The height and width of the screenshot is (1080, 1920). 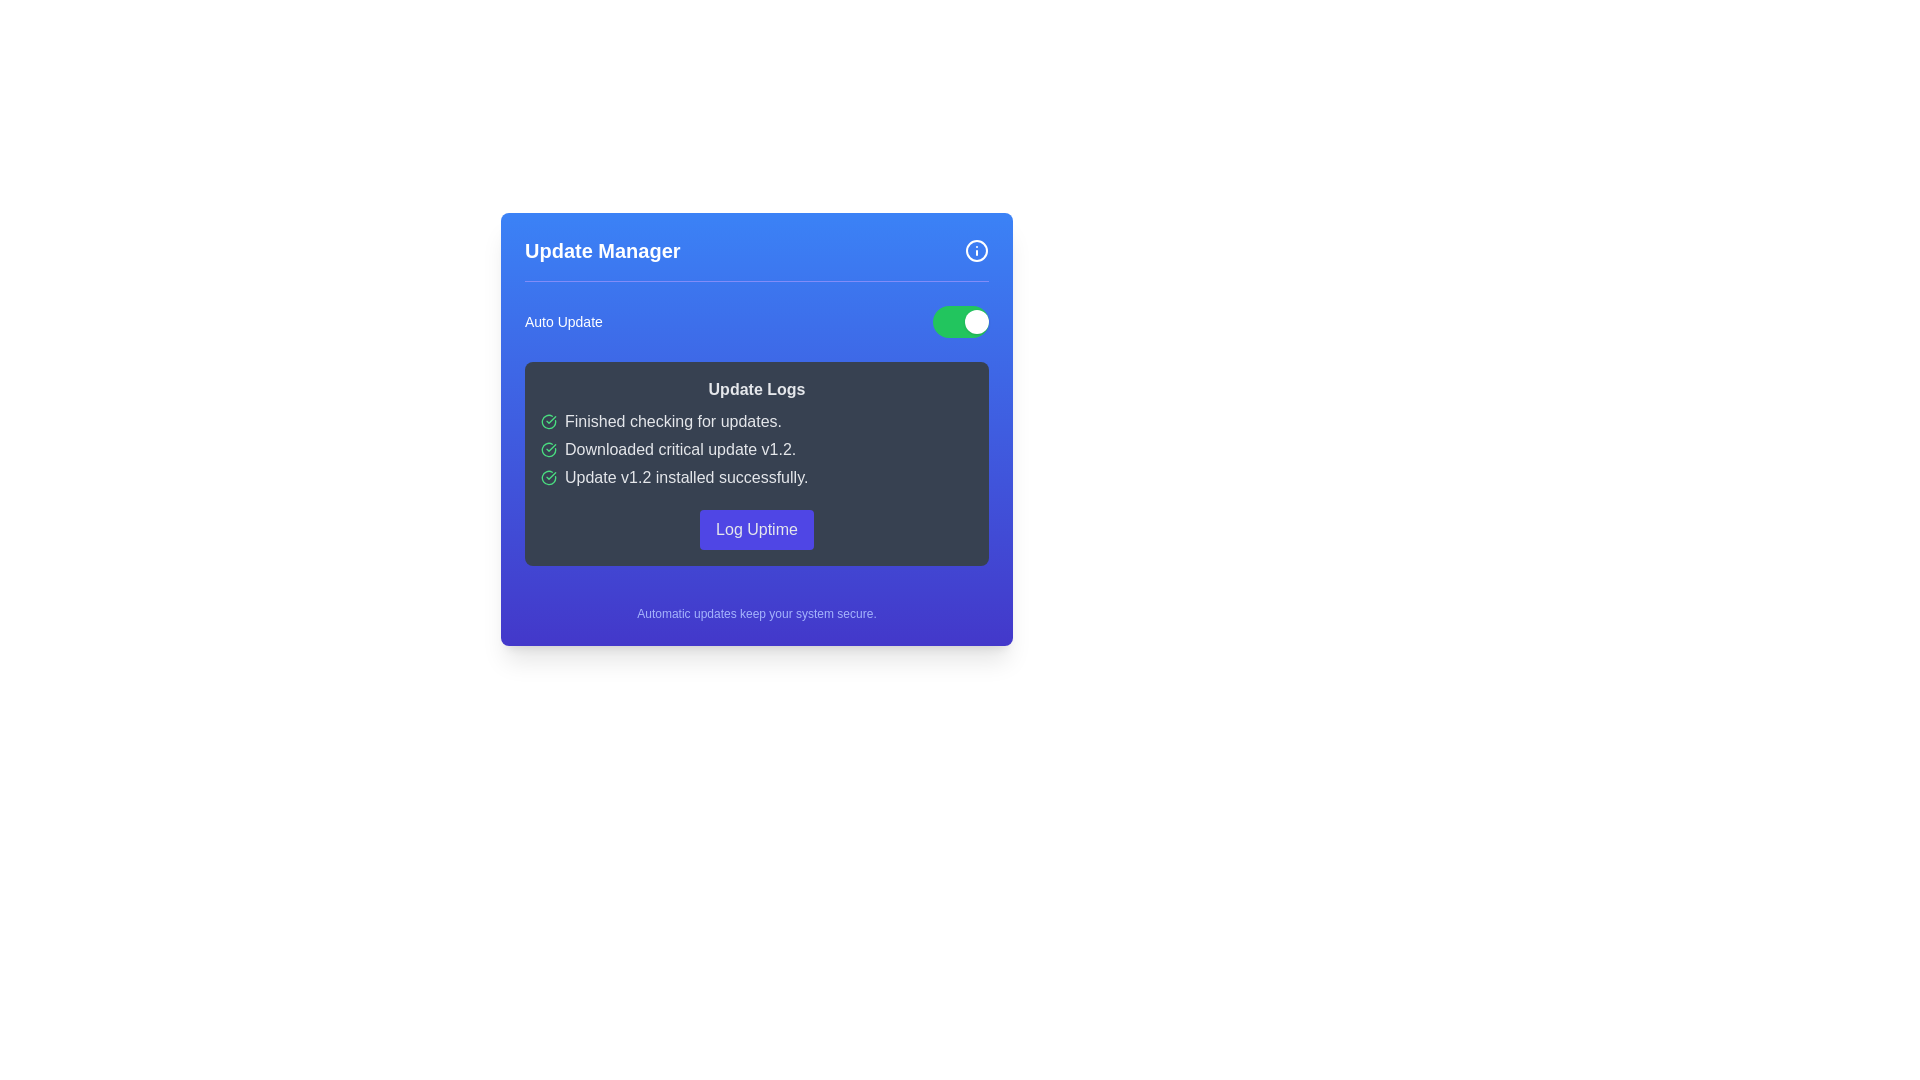 I want to click on the green circular checkmark icon located next to the text 'Finished checking for updates.' in the 'Update Logs' section of the interface, so click(x=548, y=478).